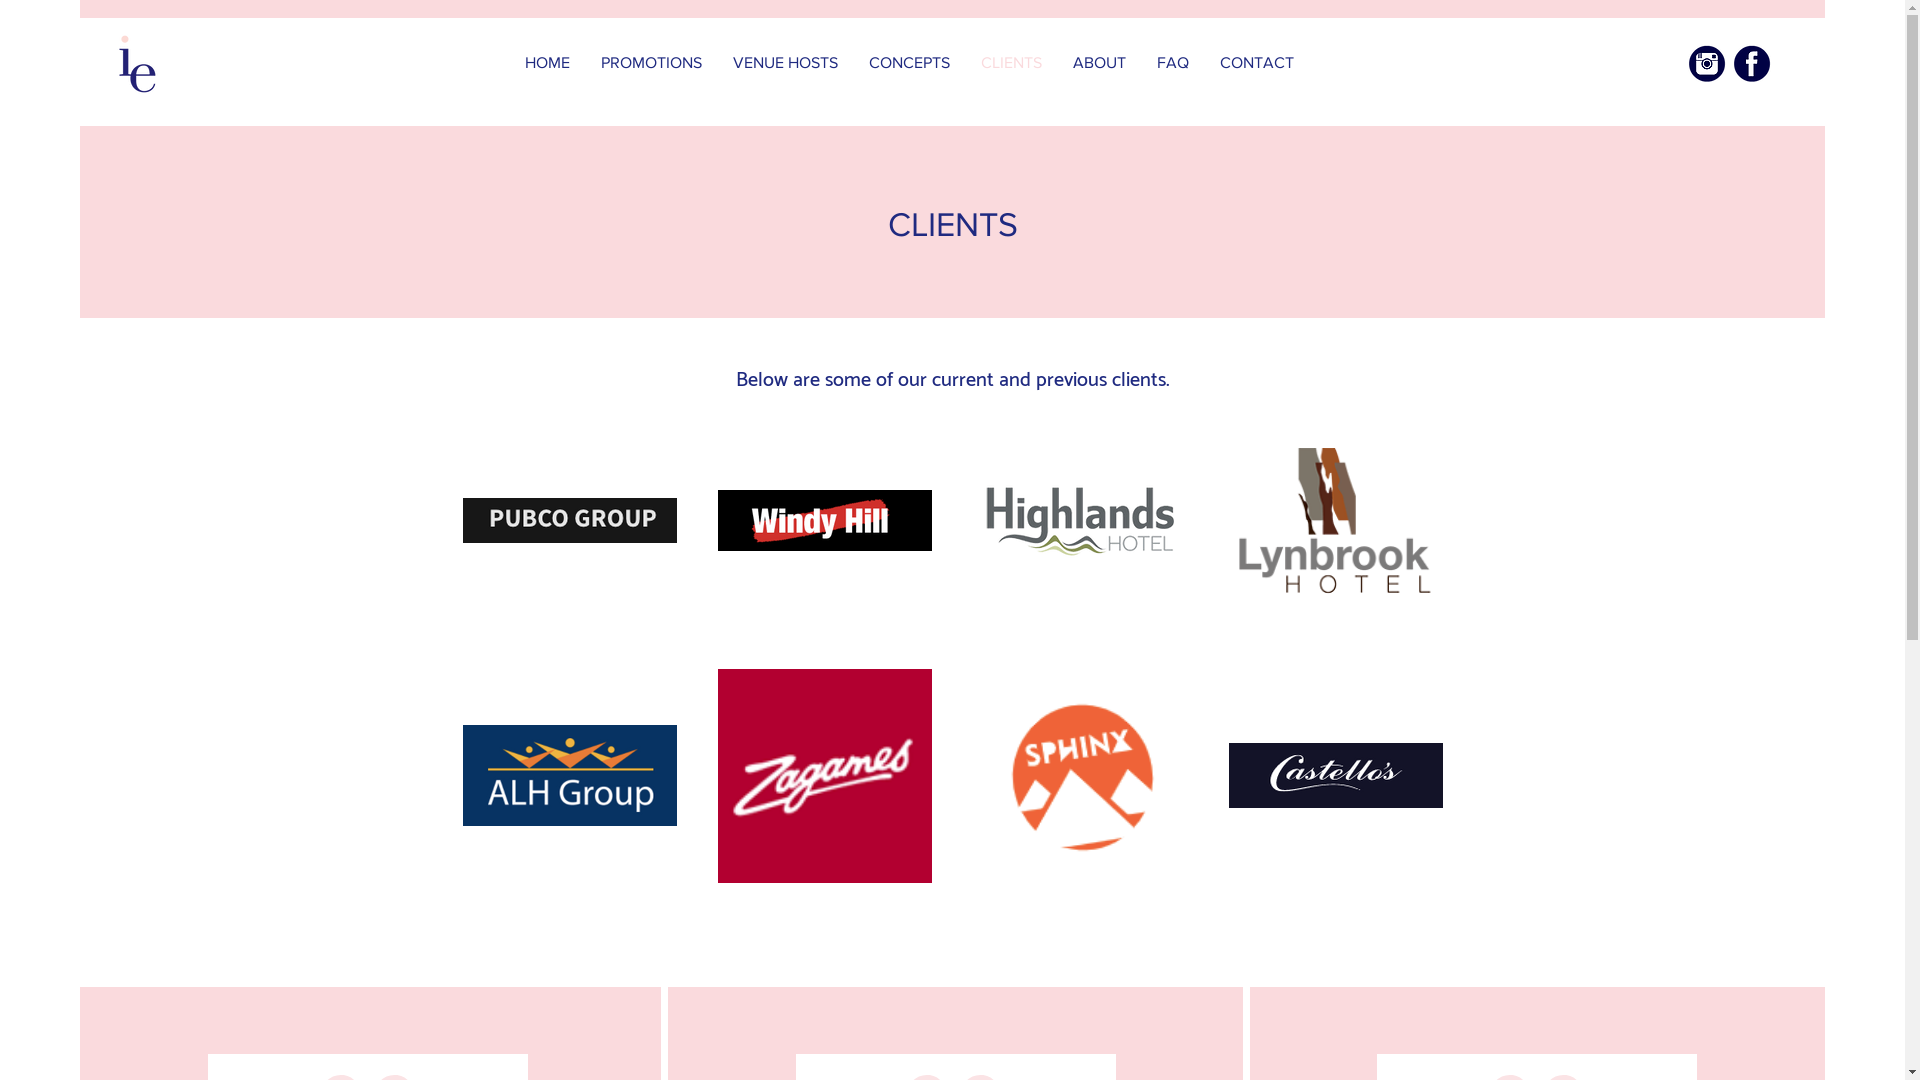 The height and width of the screenshot is (1080, 1920). Describe the element at coordinates (785, 61) in the screenshot. I see `'VENUE HOSTS'` at that location.